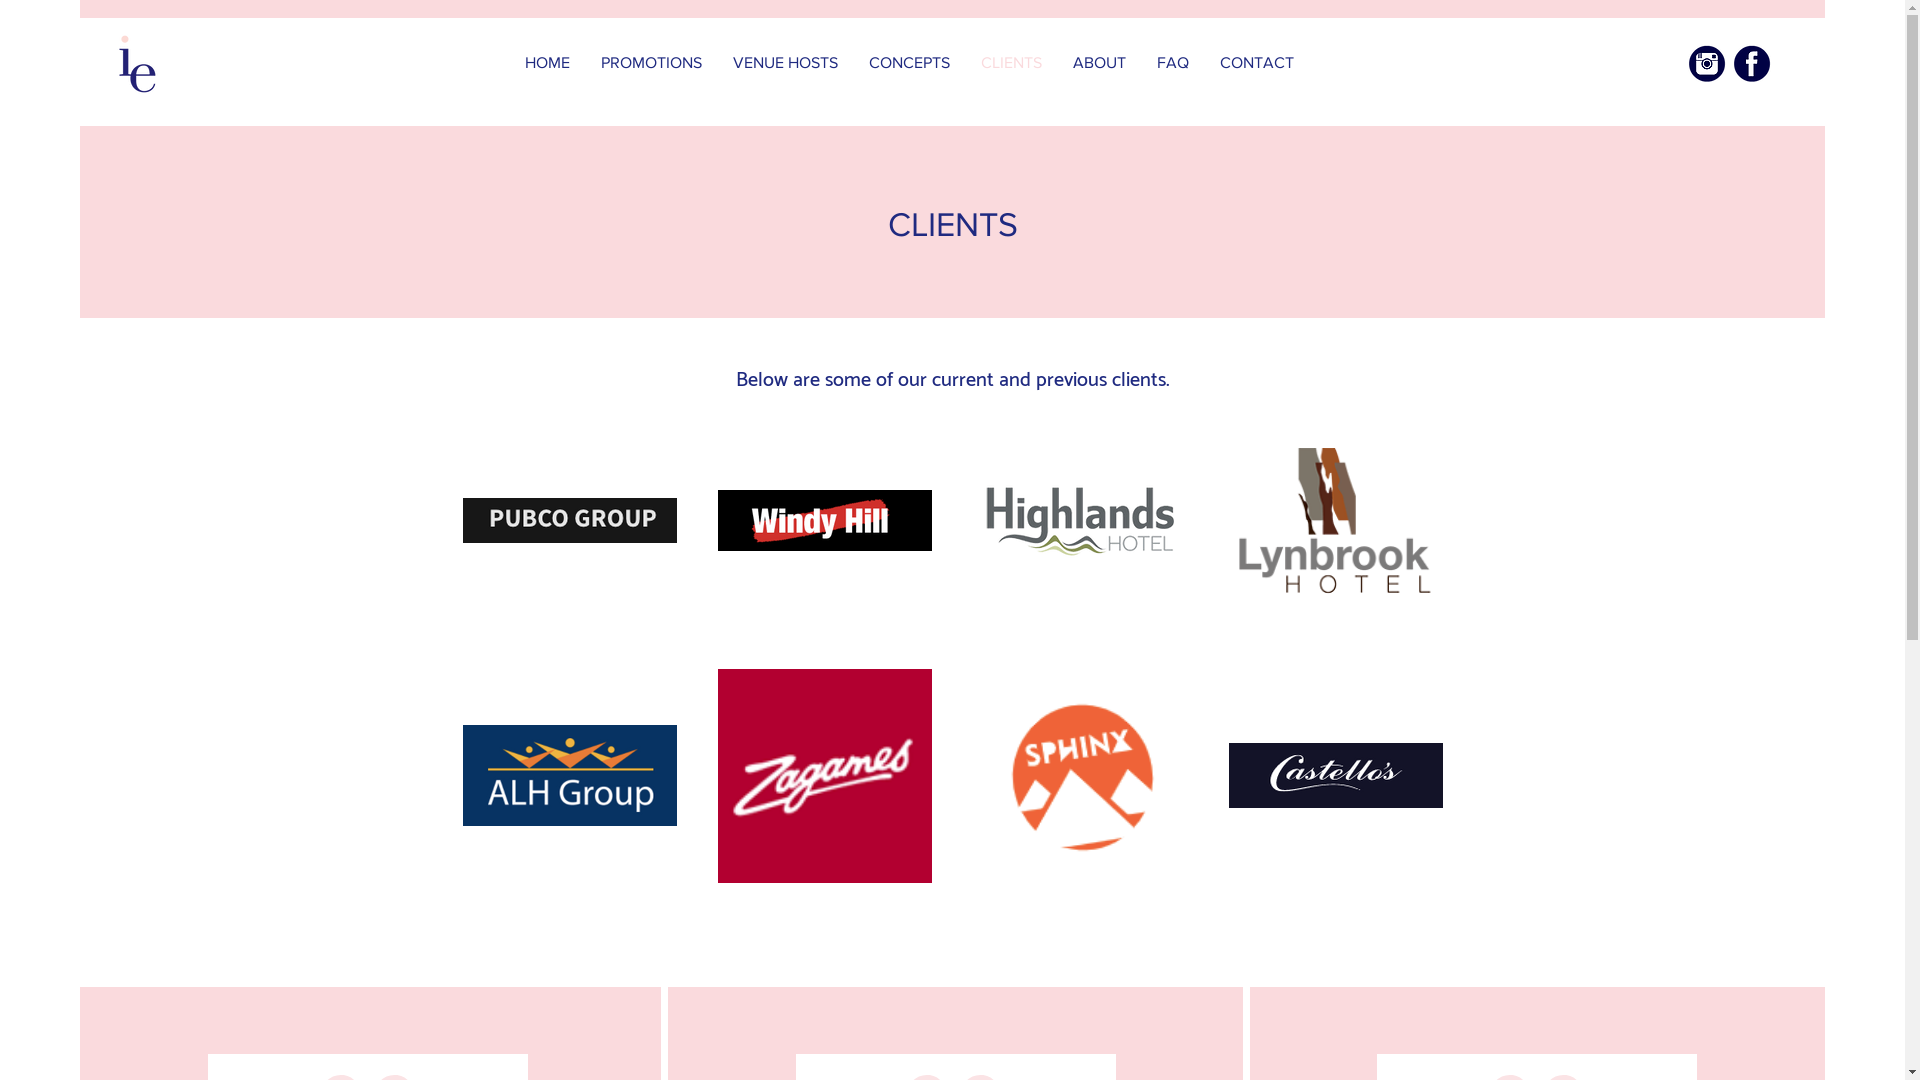 The height and width of the screenshot is (1080, 1920). Describe the element at coordinates (785, 61) in the screenshot. I see `'VENUE HOSTS'` at that location.